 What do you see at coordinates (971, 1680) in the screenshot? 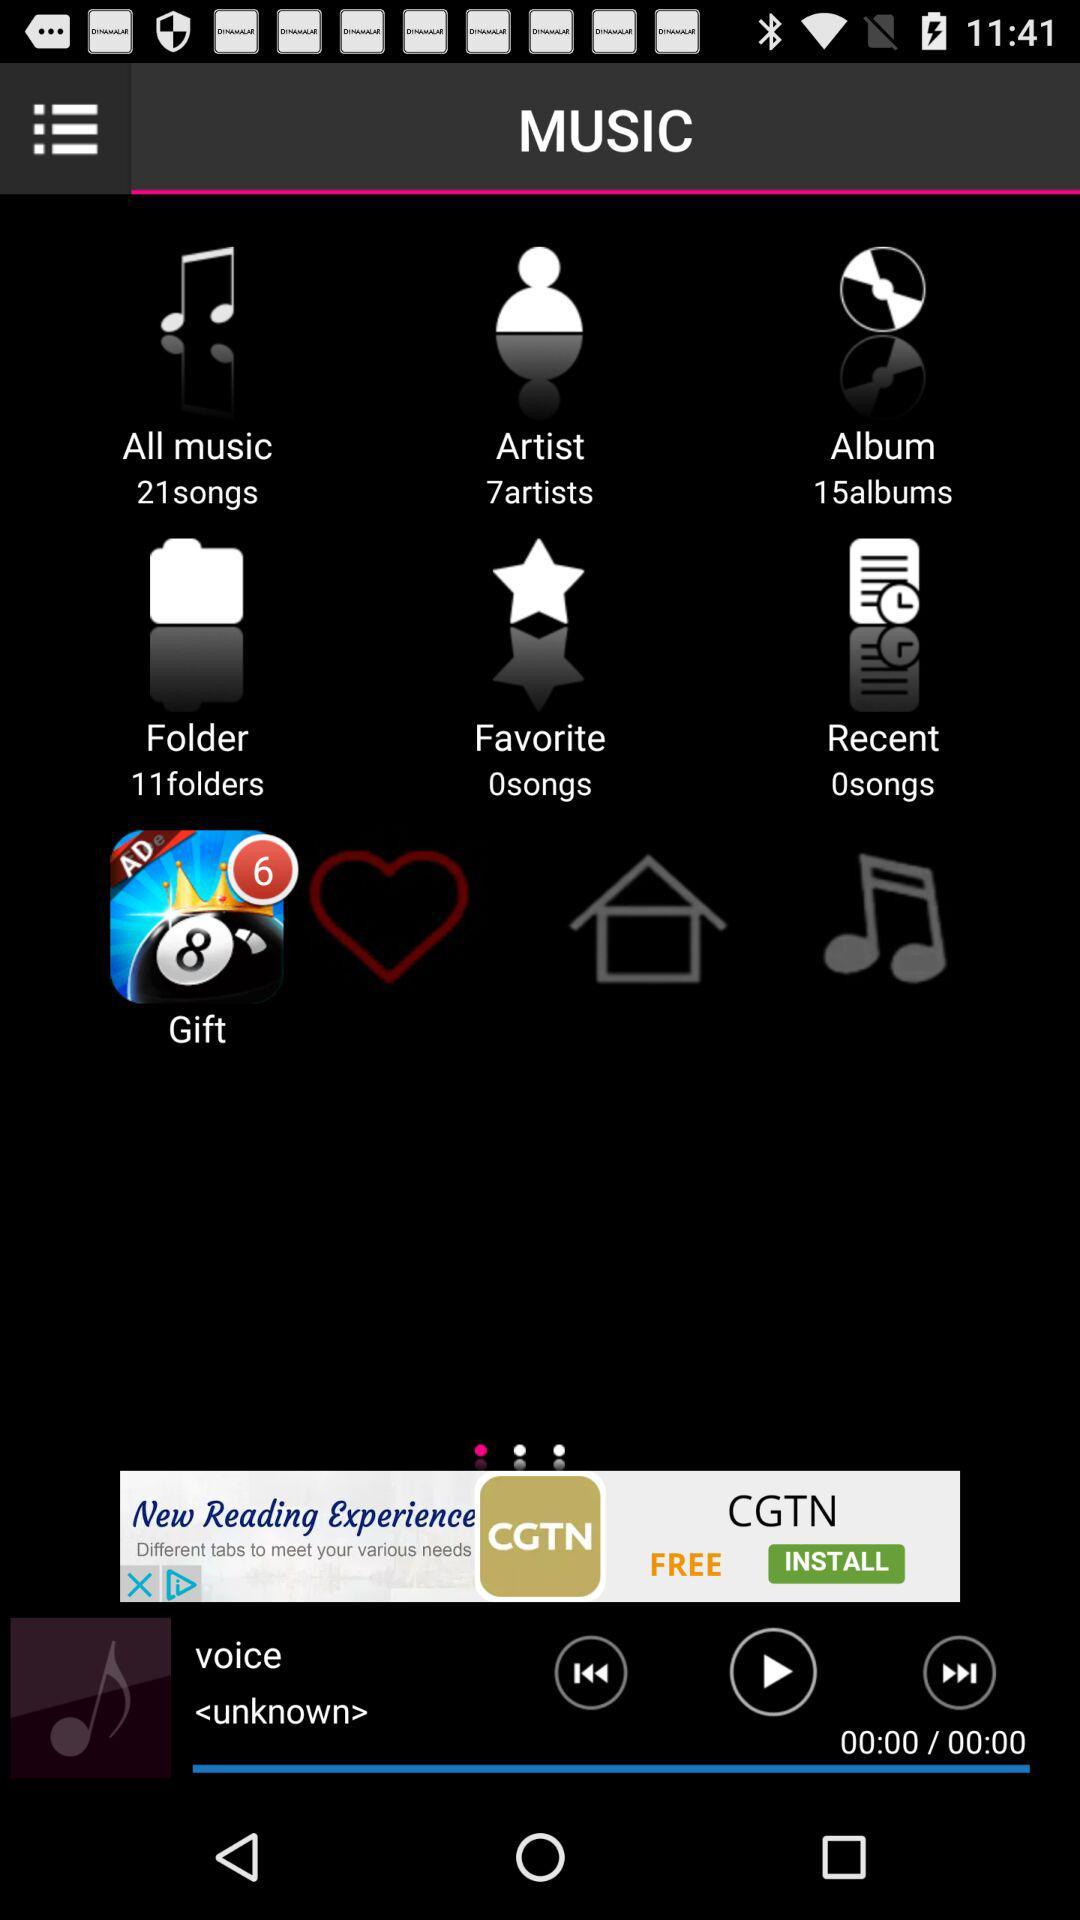
I see `skip to next` at bounding box center [971, 1680].